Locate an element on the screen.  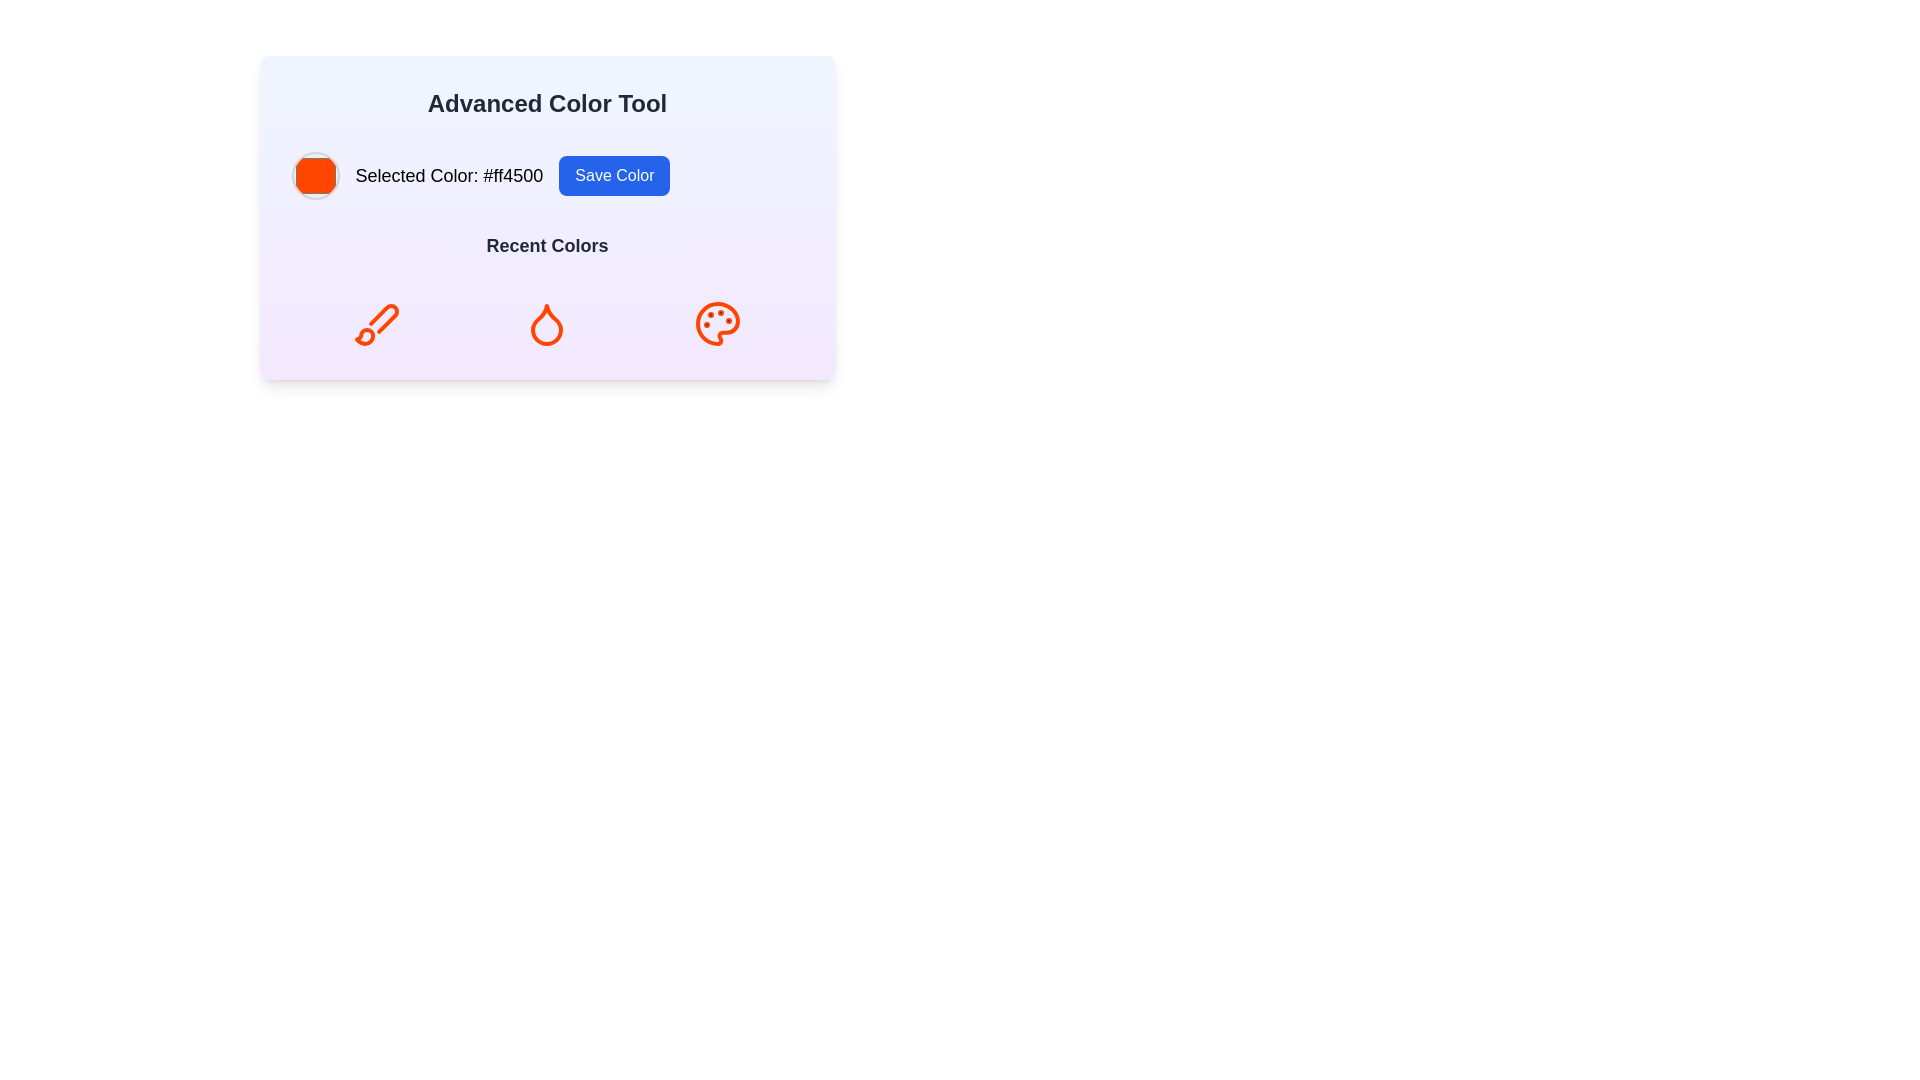
the decorative droplet-shaped icon with a bold orange outline, which is the second icon in the row of three icons labeled 'Recent Colors' at the bottom of the card is located at coordinates (547, 323).